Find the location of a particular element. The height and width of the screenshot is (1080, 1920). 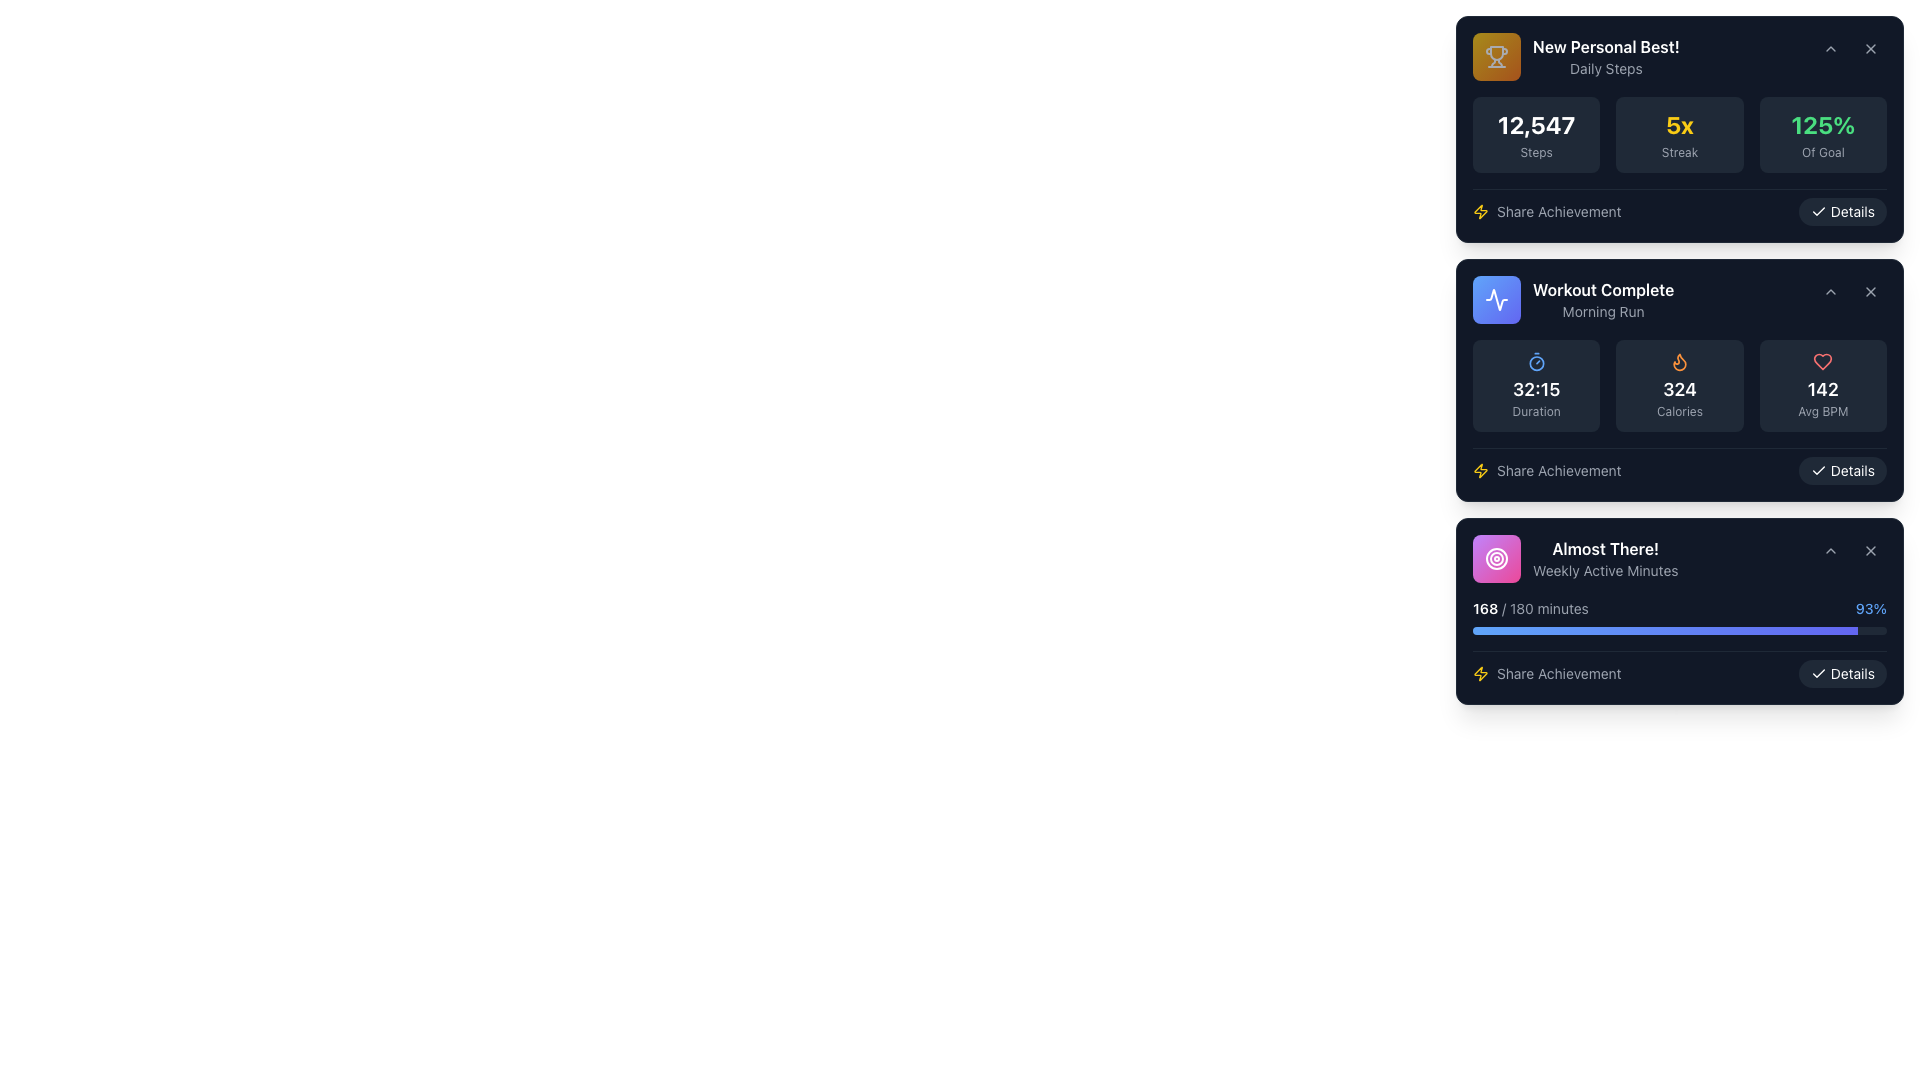

the horizontal progress bar with a gradient color fill transitioning from blue to indigo, located in the bottom card titled 'Almost There!' in the rightmost column, situated below the text '168 / 180 minutes' is located at coordinates (1680, 631).